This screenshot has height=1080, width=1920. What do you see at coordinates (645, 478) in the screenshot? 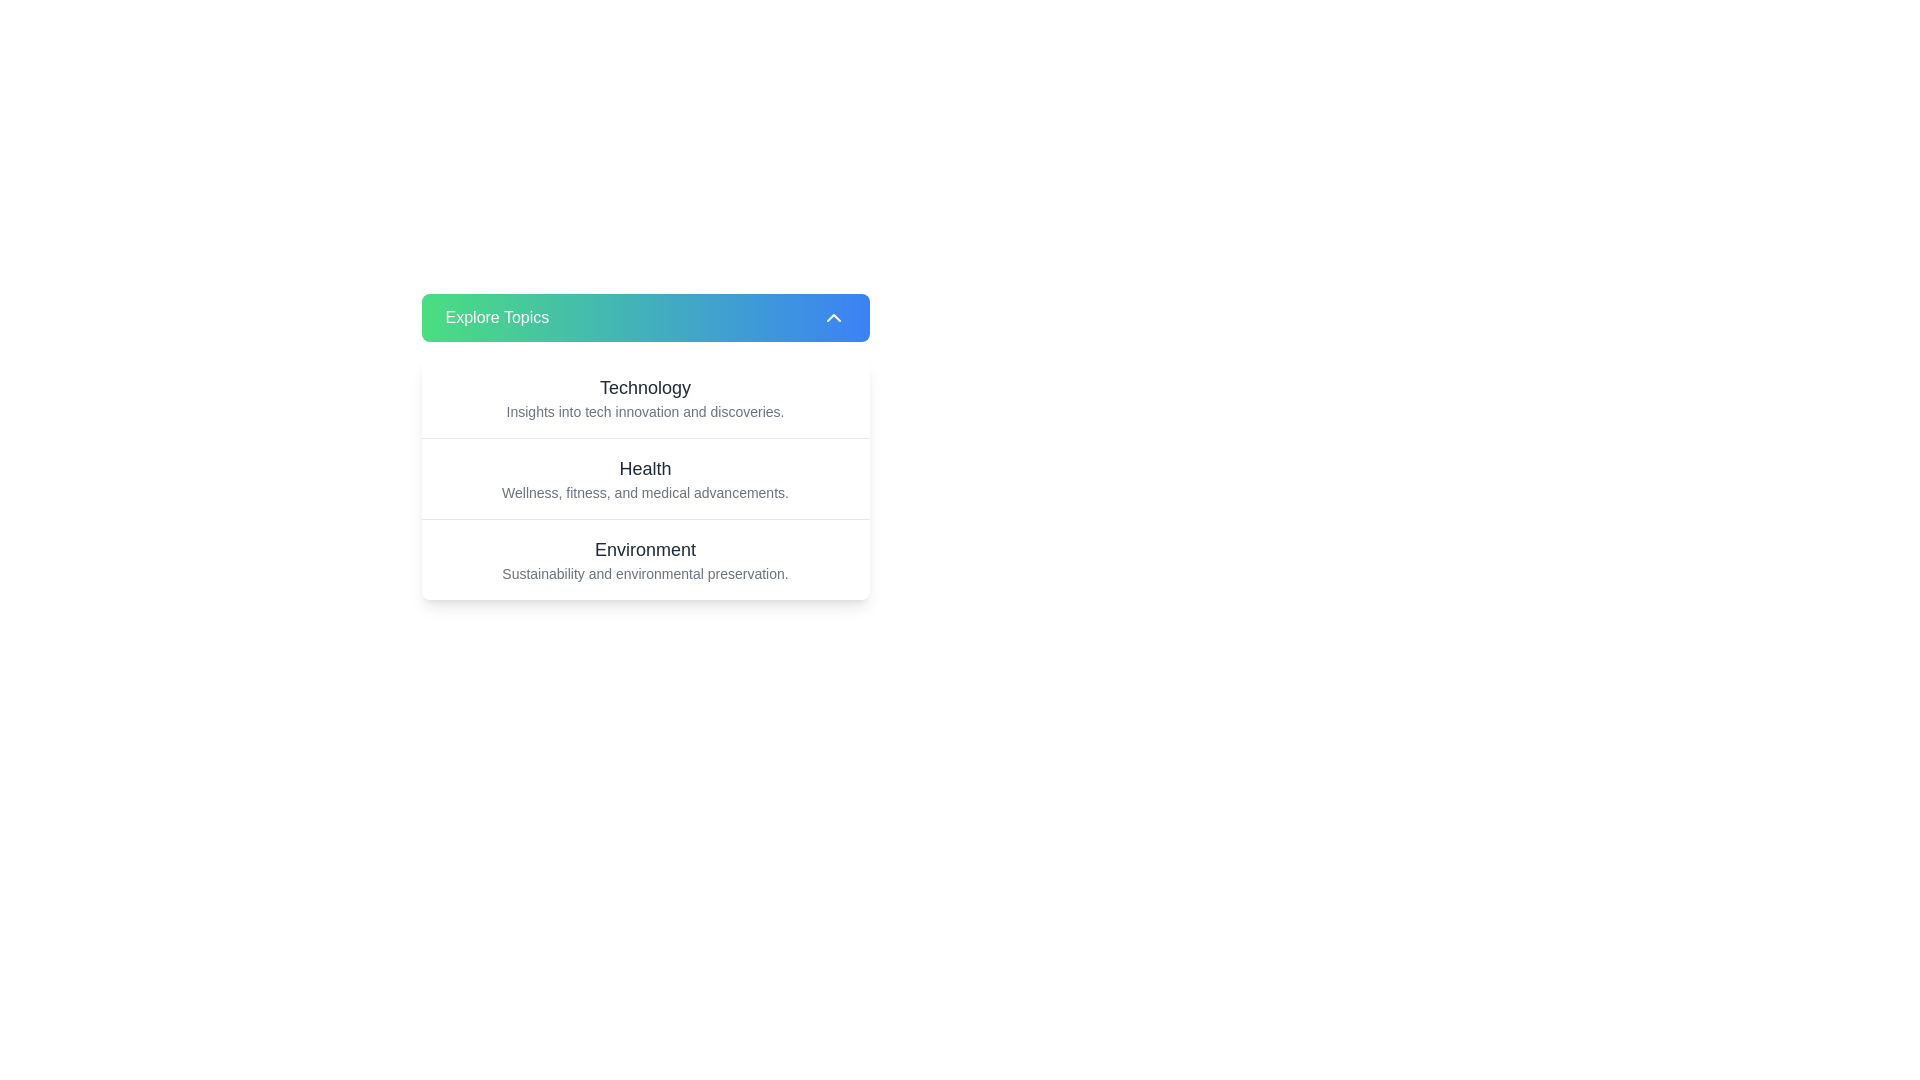
I see `the second option in the vertical list of topics` at bounding box center [645, 478].